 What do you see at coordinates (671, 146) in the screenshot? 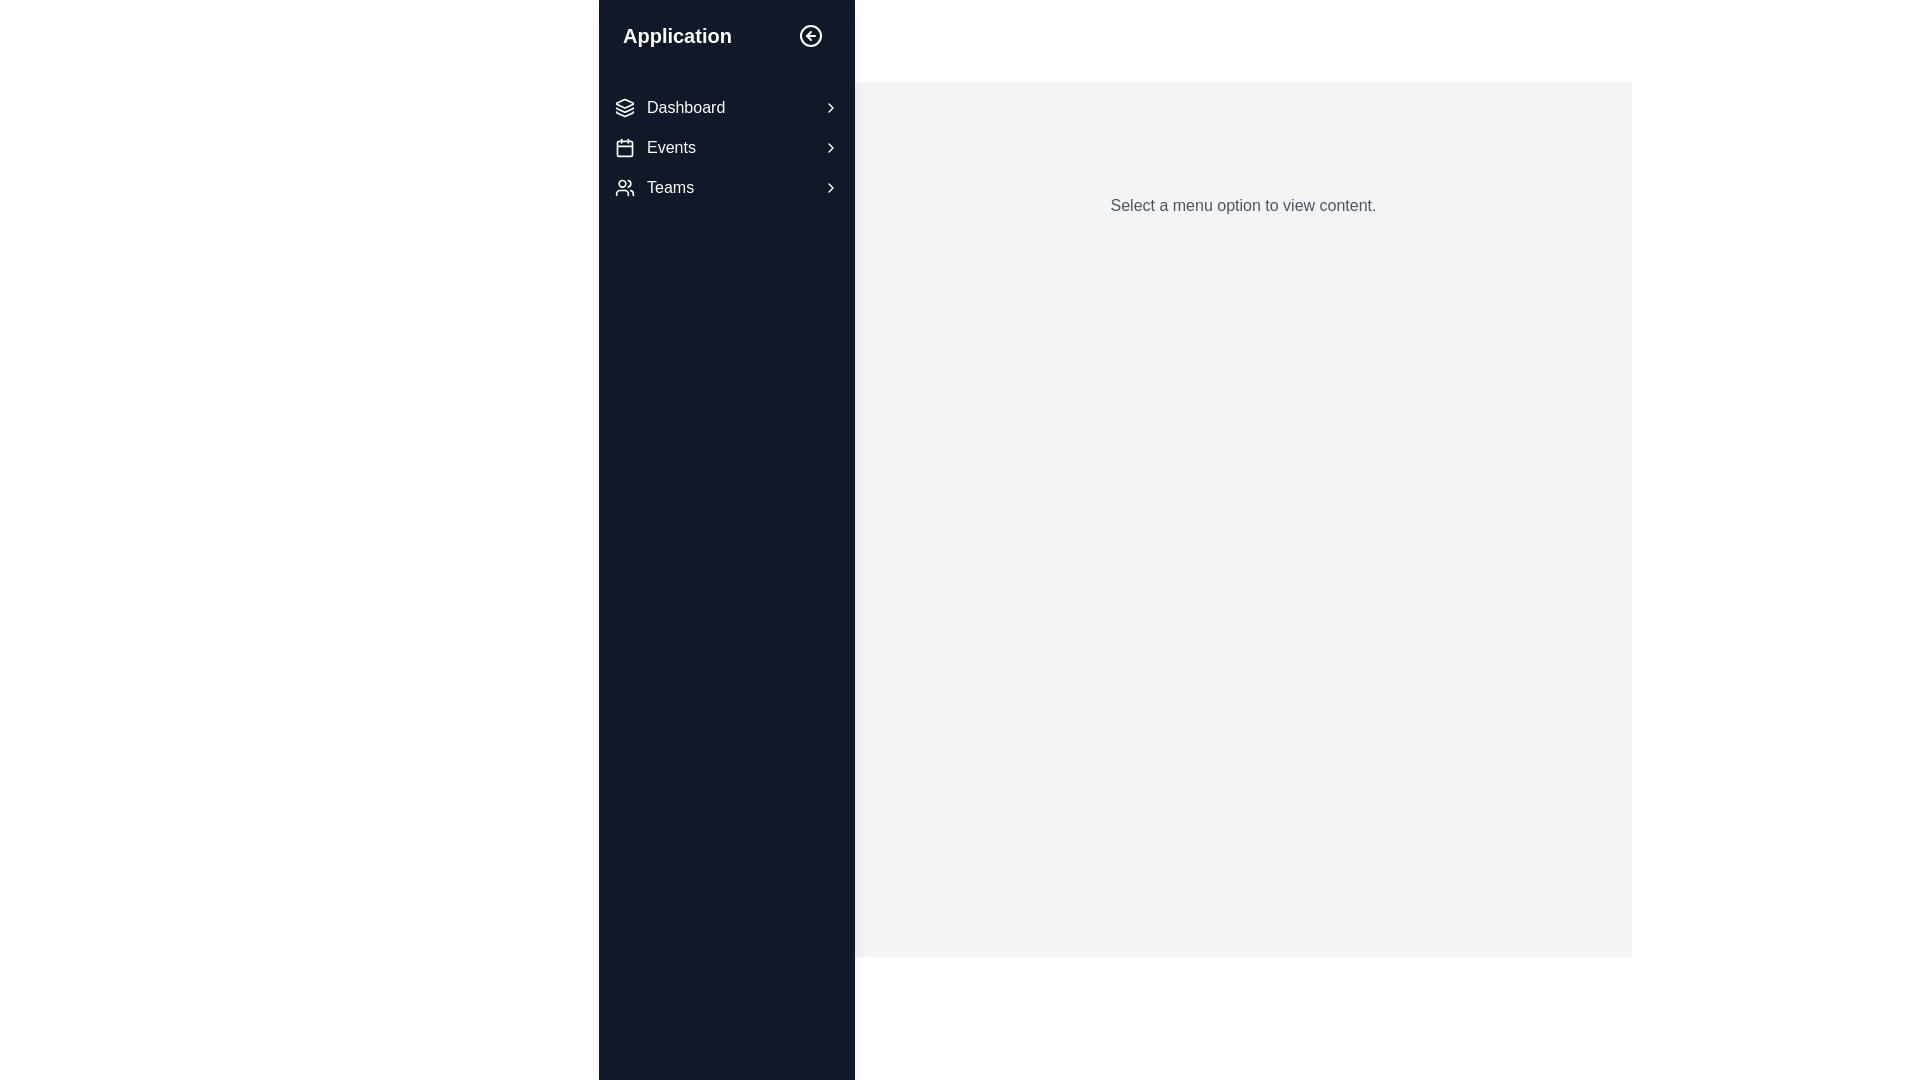
I see `the 'Events' label in the vertical navigation menu, which is located beneath the 'Dashboard' item and above the 'Teams' item` at bounding box center [671, 146].